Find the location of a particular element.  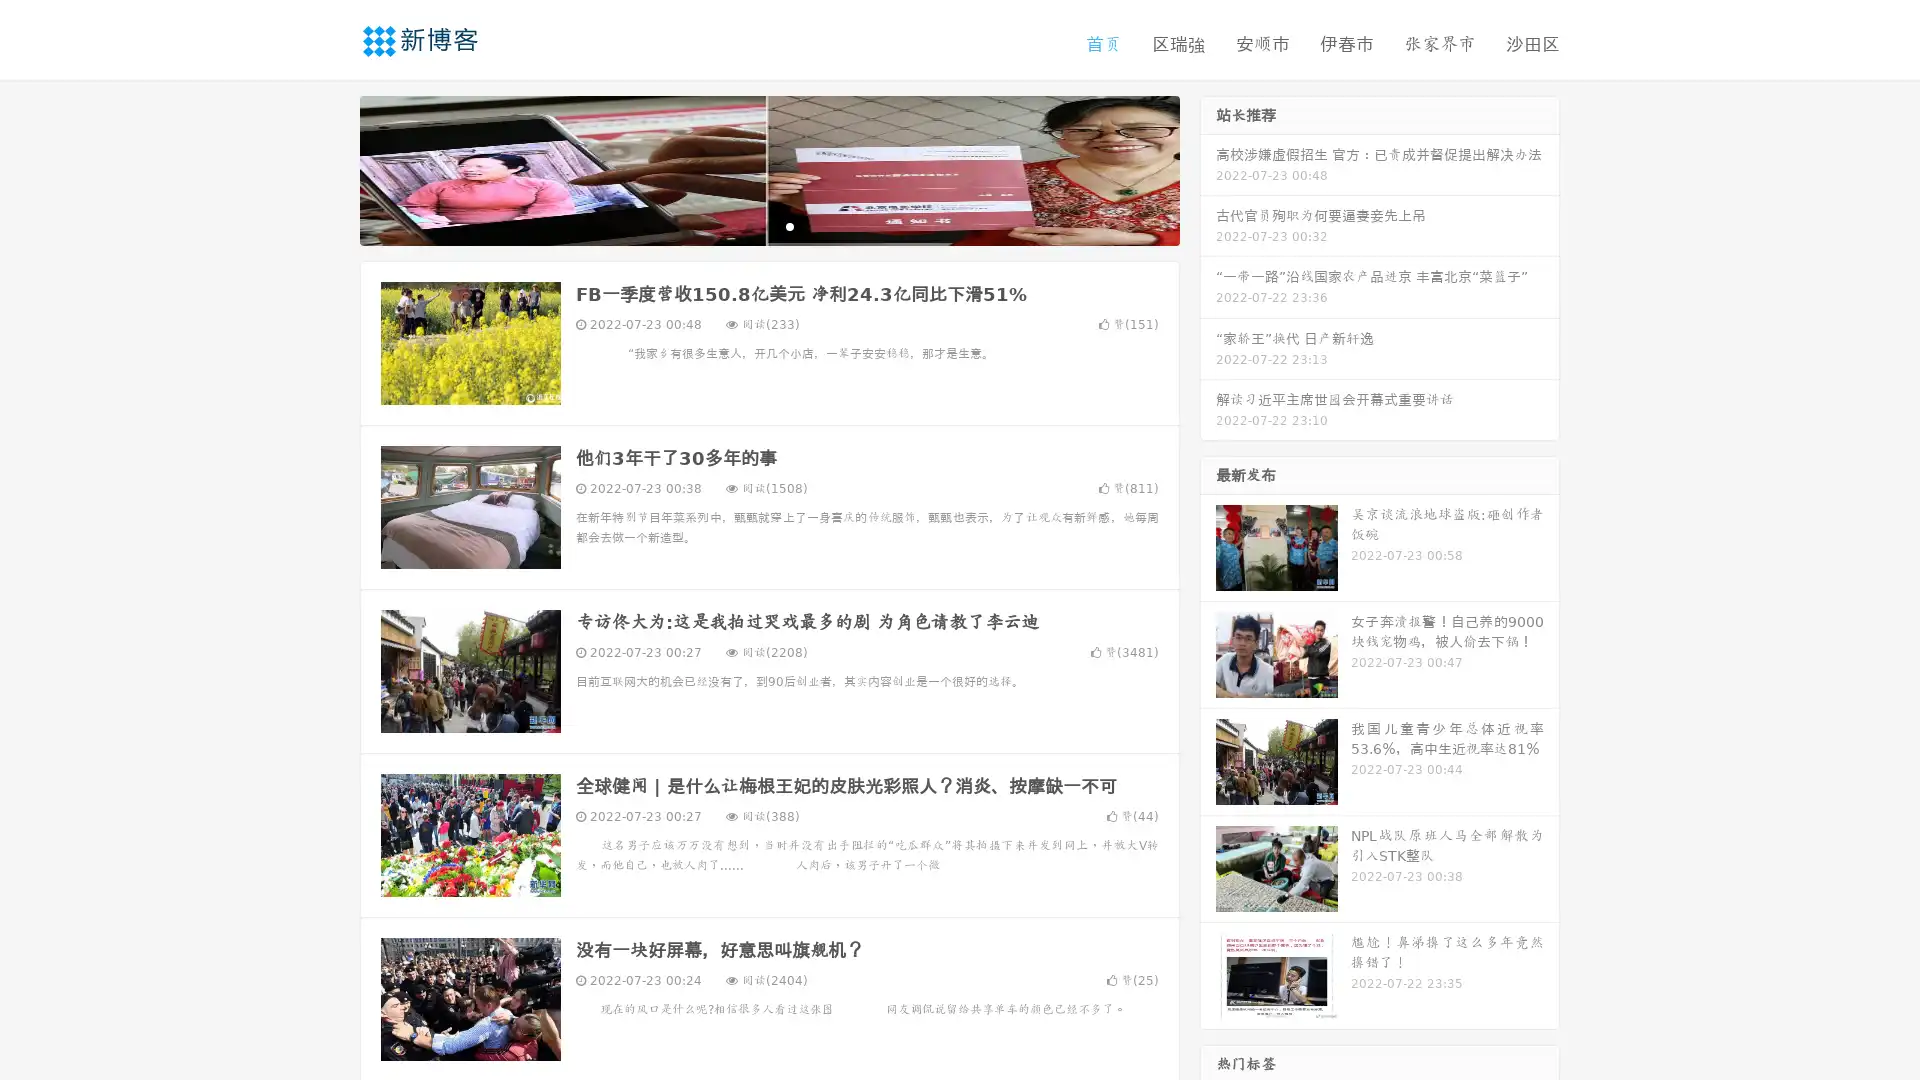

Previous slide is located at coordinates (330, 168).